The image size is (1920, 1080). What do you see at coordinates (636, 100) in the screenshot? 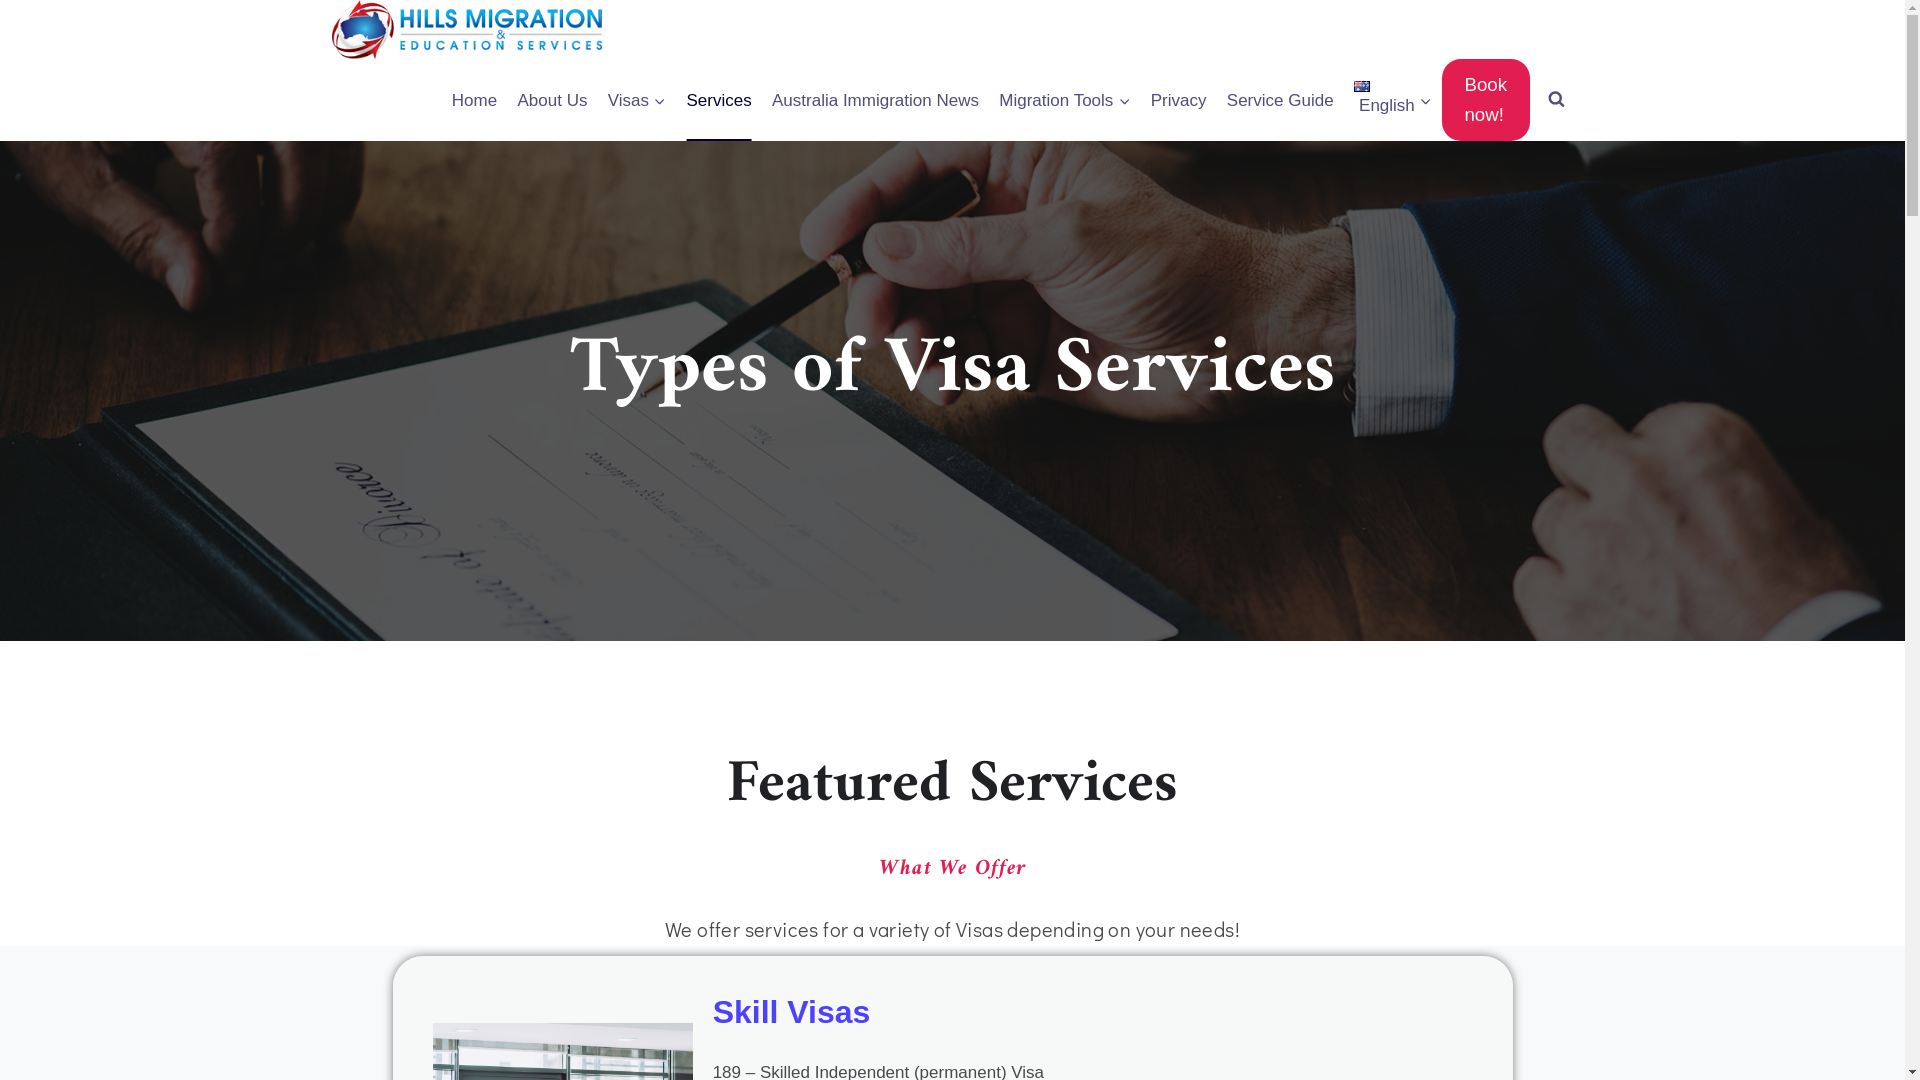
I see `'Visas'` at bounding box center [636, 100].